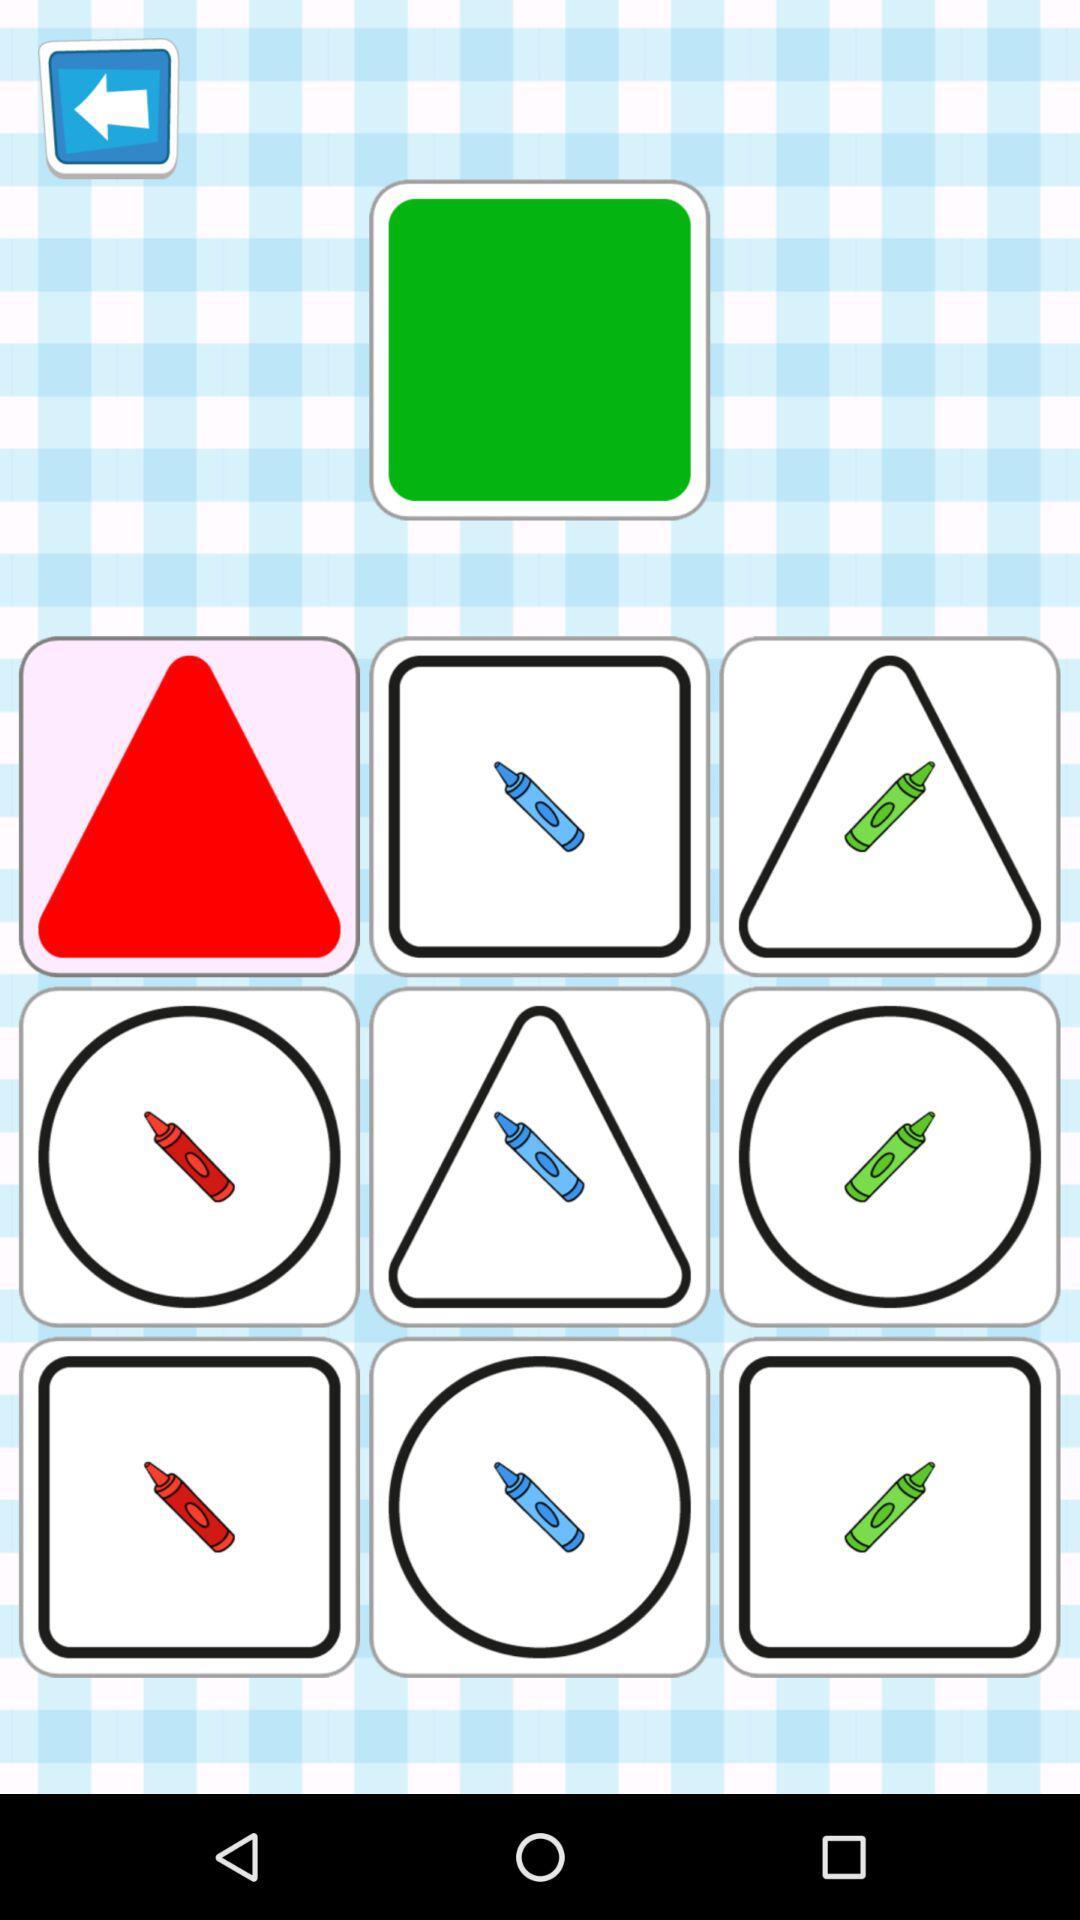 The image size is (1080, 1920). What do you see at coordinates (889, 1507) in the screenshot?
I see `the last image from top of page` at bounding box center [889, 1507].